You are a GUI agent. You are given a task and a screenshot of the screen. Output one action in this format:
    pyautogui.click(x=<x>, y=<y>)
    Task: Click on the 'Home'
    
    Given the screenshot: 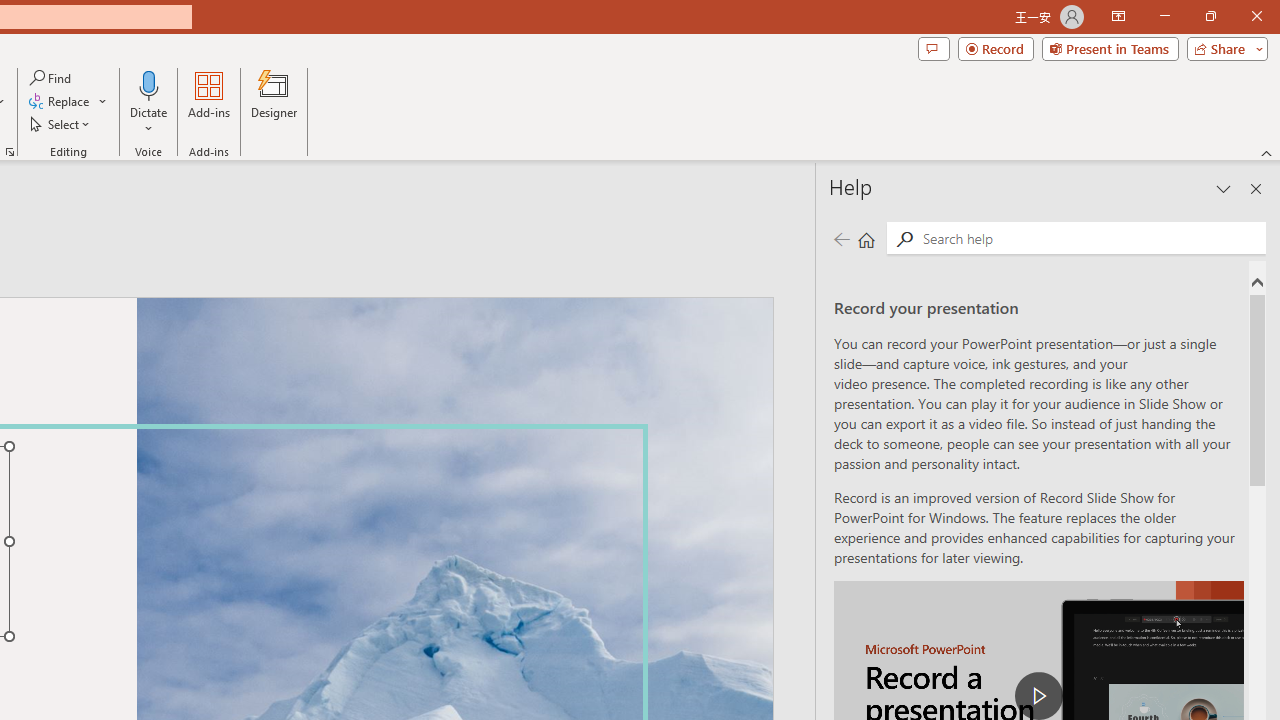 What is the action you would take?
    pyautogui.click(x=866, y=238)
    